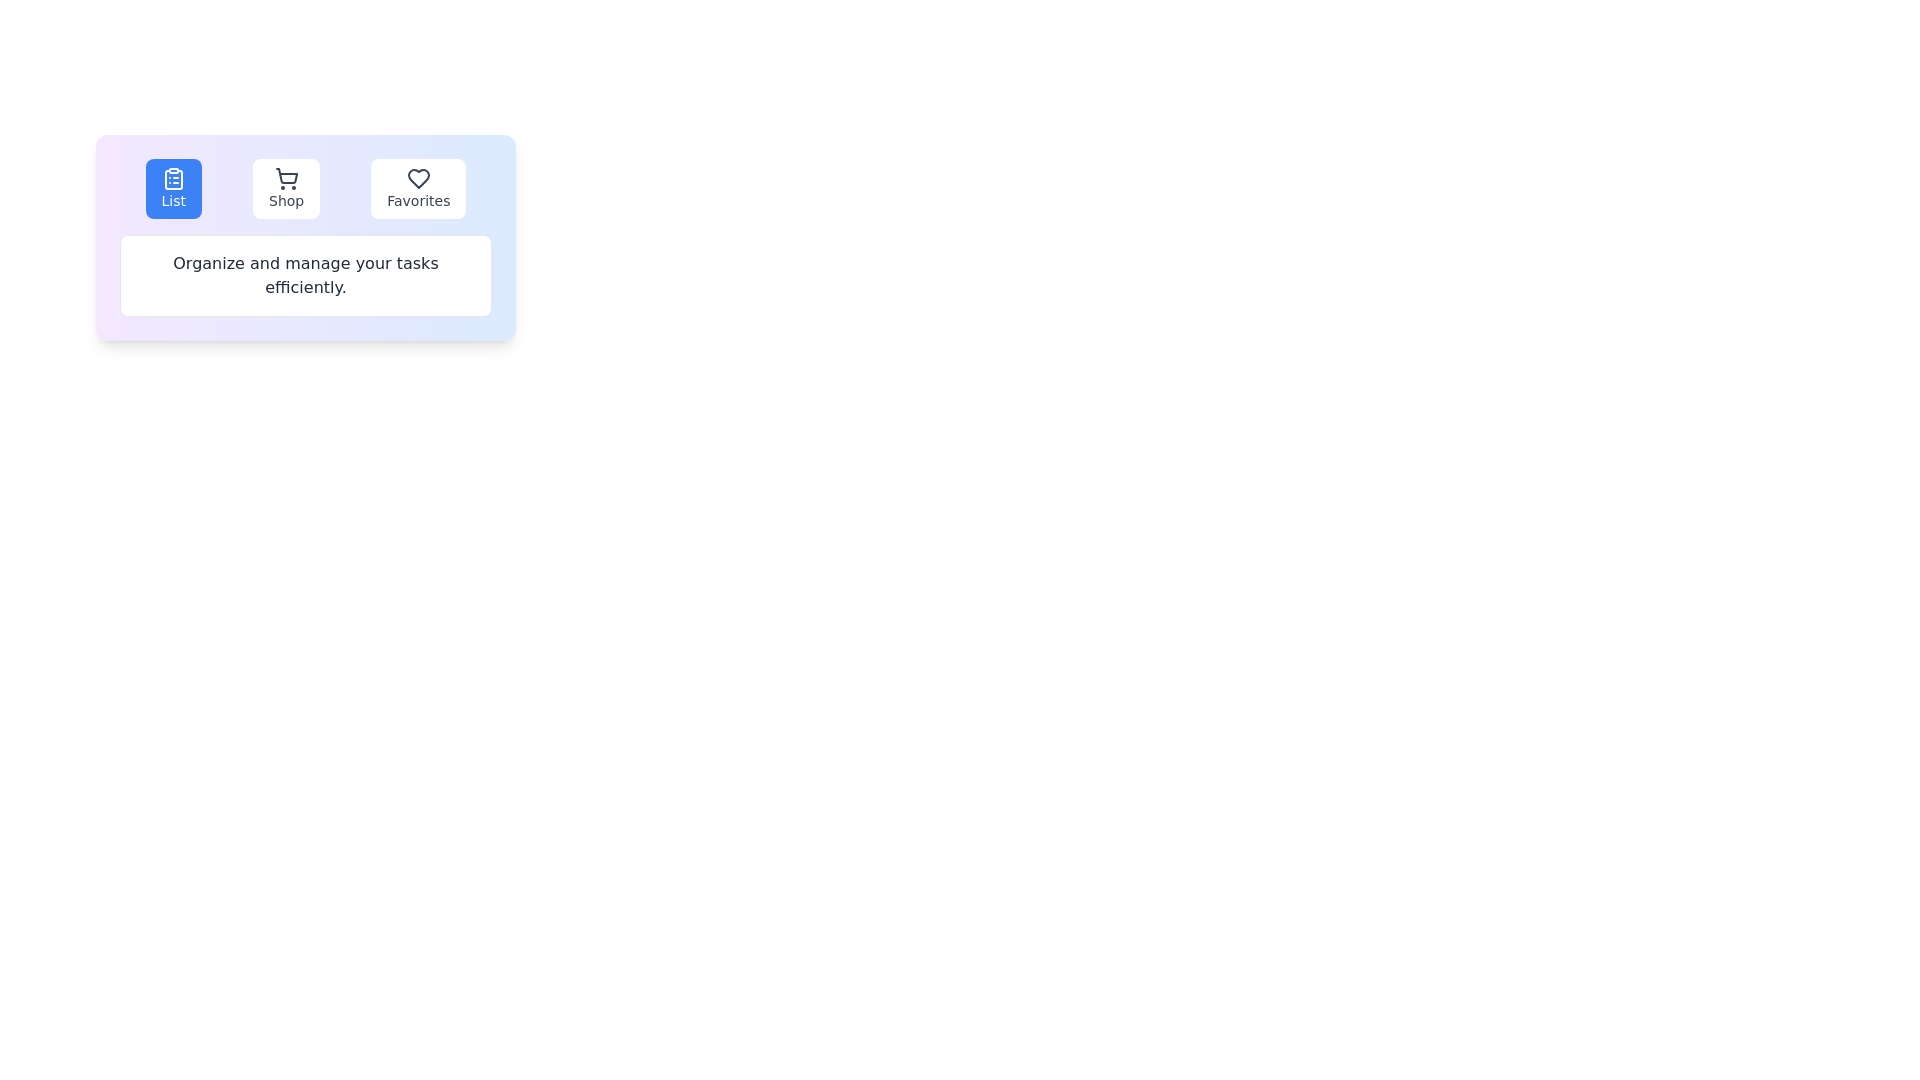  Describe the element at coordinates (285, 189) in the screenshot. I see `the tab labeled Shop to view its content` at that location.